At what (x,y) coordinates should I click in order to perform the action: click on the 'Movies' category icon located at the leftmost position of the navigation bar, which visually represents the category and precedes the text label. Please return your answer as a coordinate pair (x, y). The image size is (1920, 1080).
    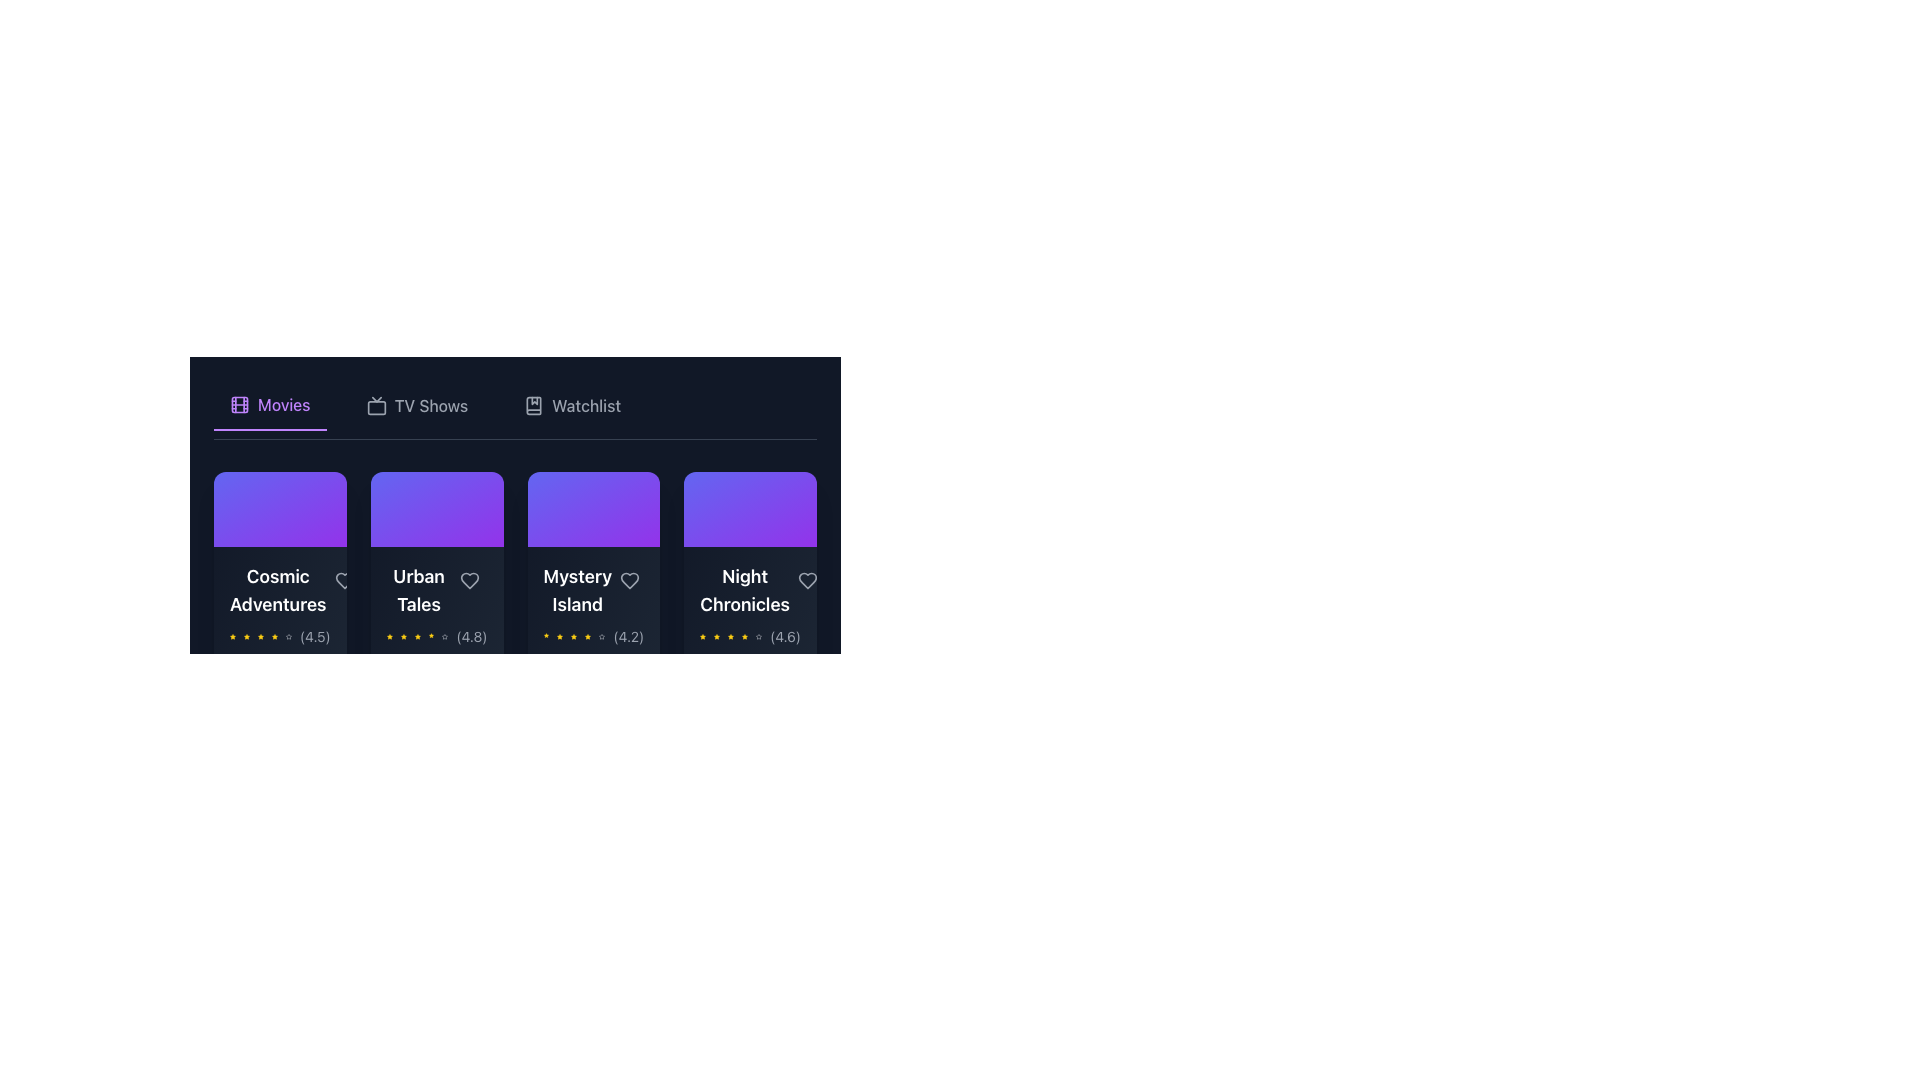
    Looking at the image, I should click on (240, 405).